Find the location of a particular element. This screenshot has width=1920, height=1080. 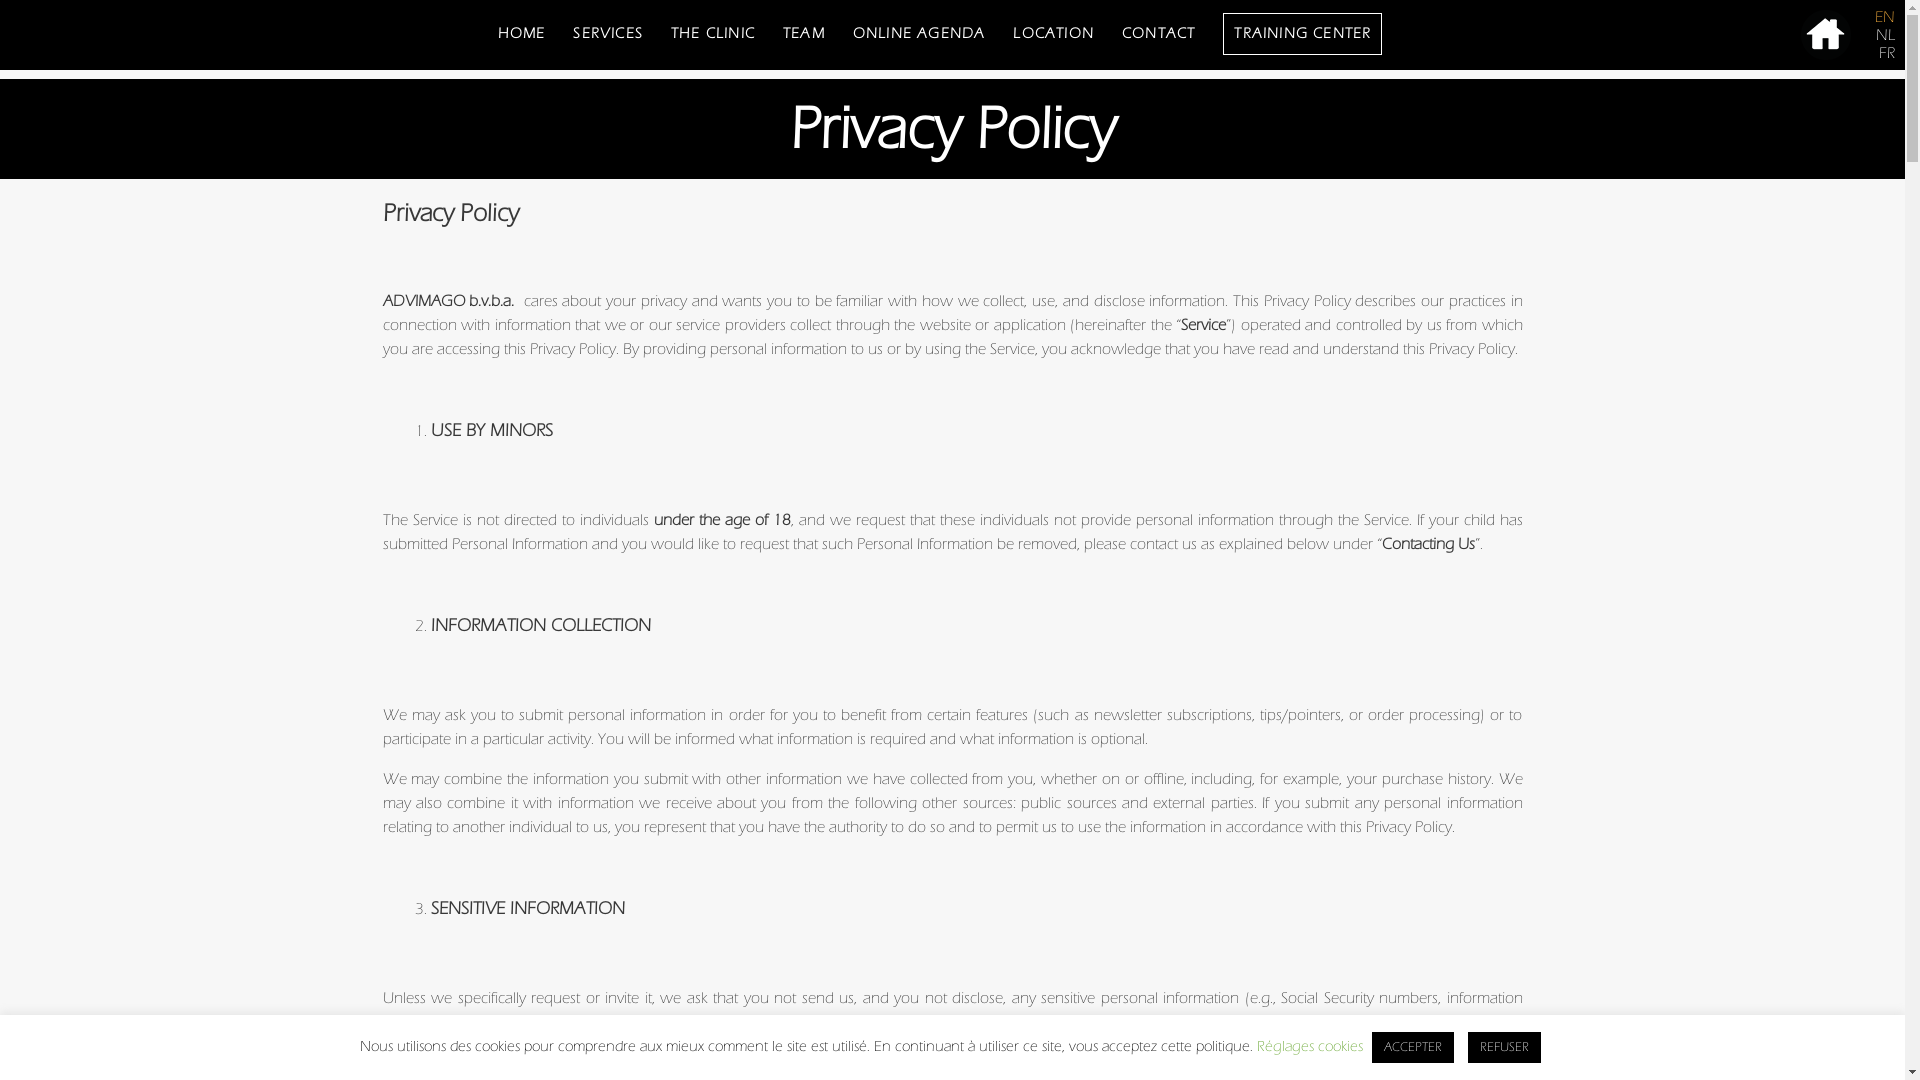

'FR' is located at coordinates (1877, 52).